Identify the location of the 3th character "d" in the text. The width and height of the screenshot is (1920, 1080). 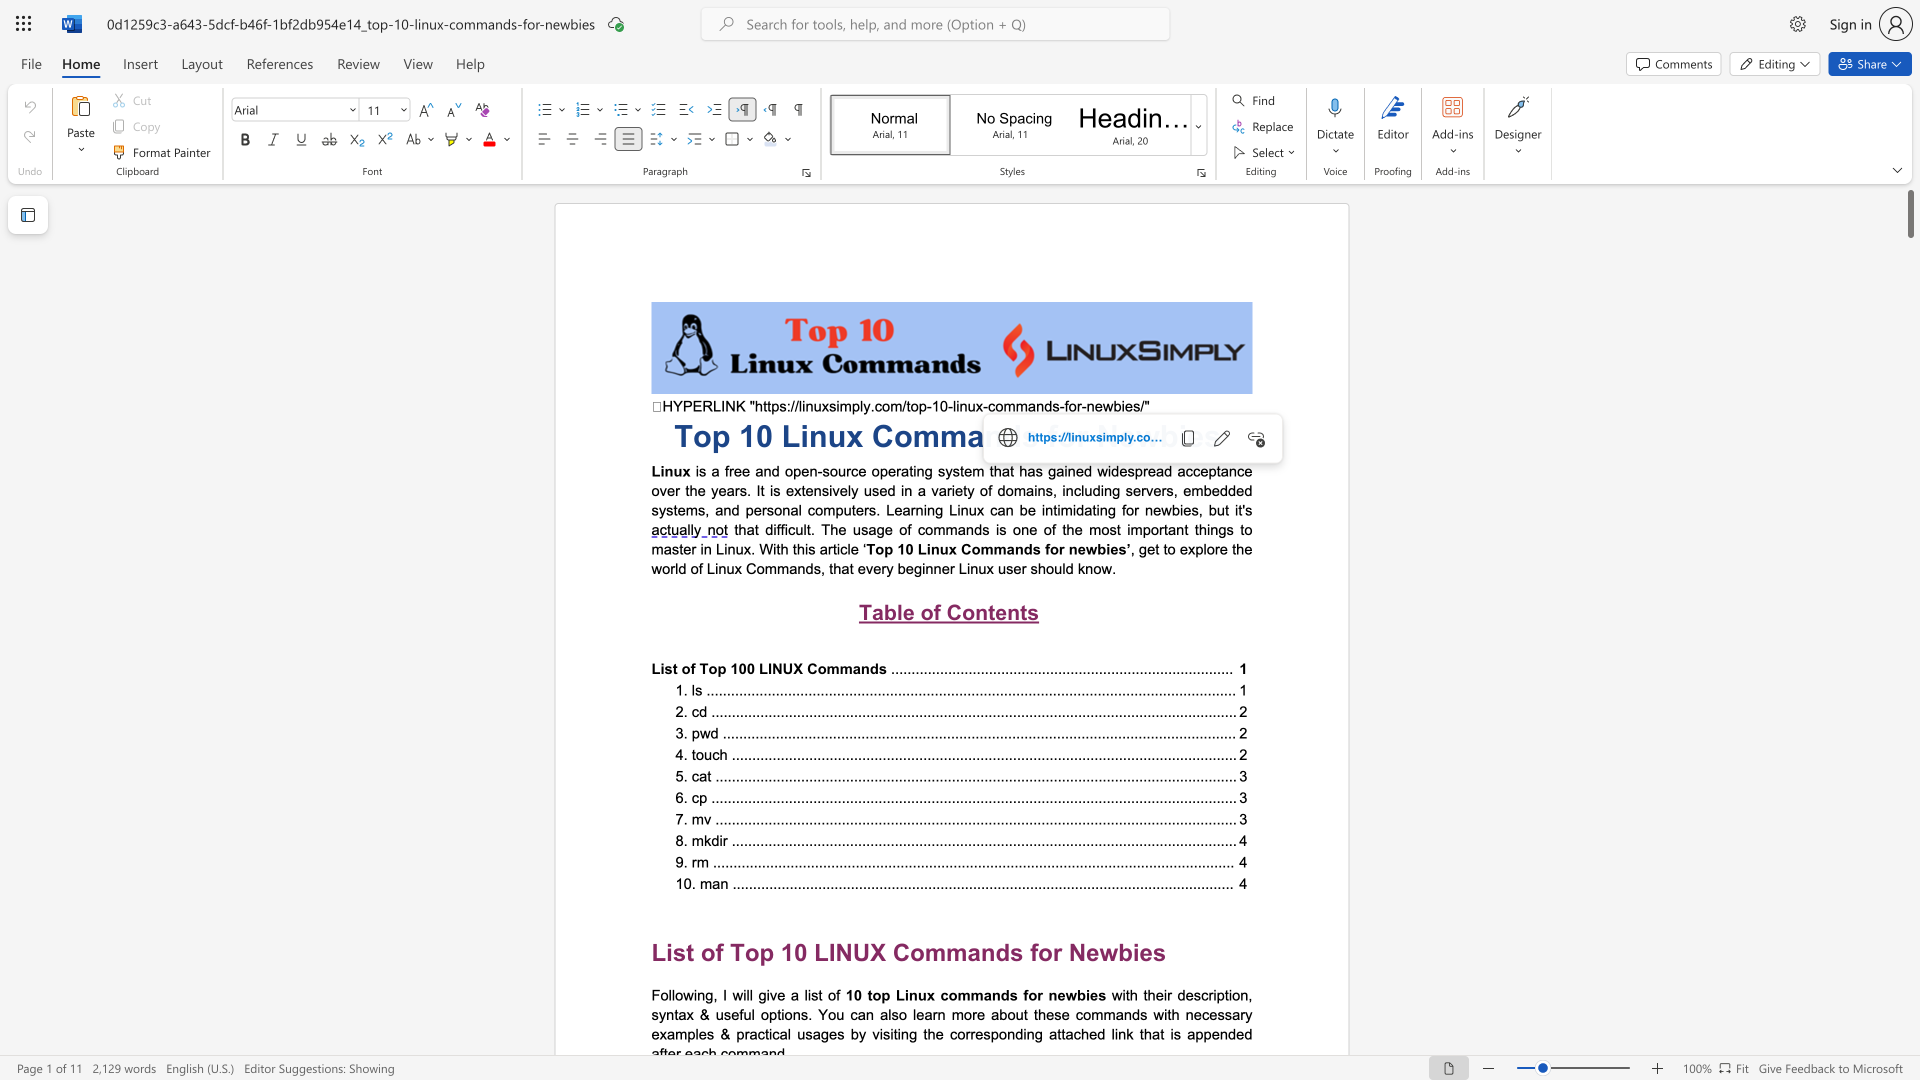
(1068, 568).